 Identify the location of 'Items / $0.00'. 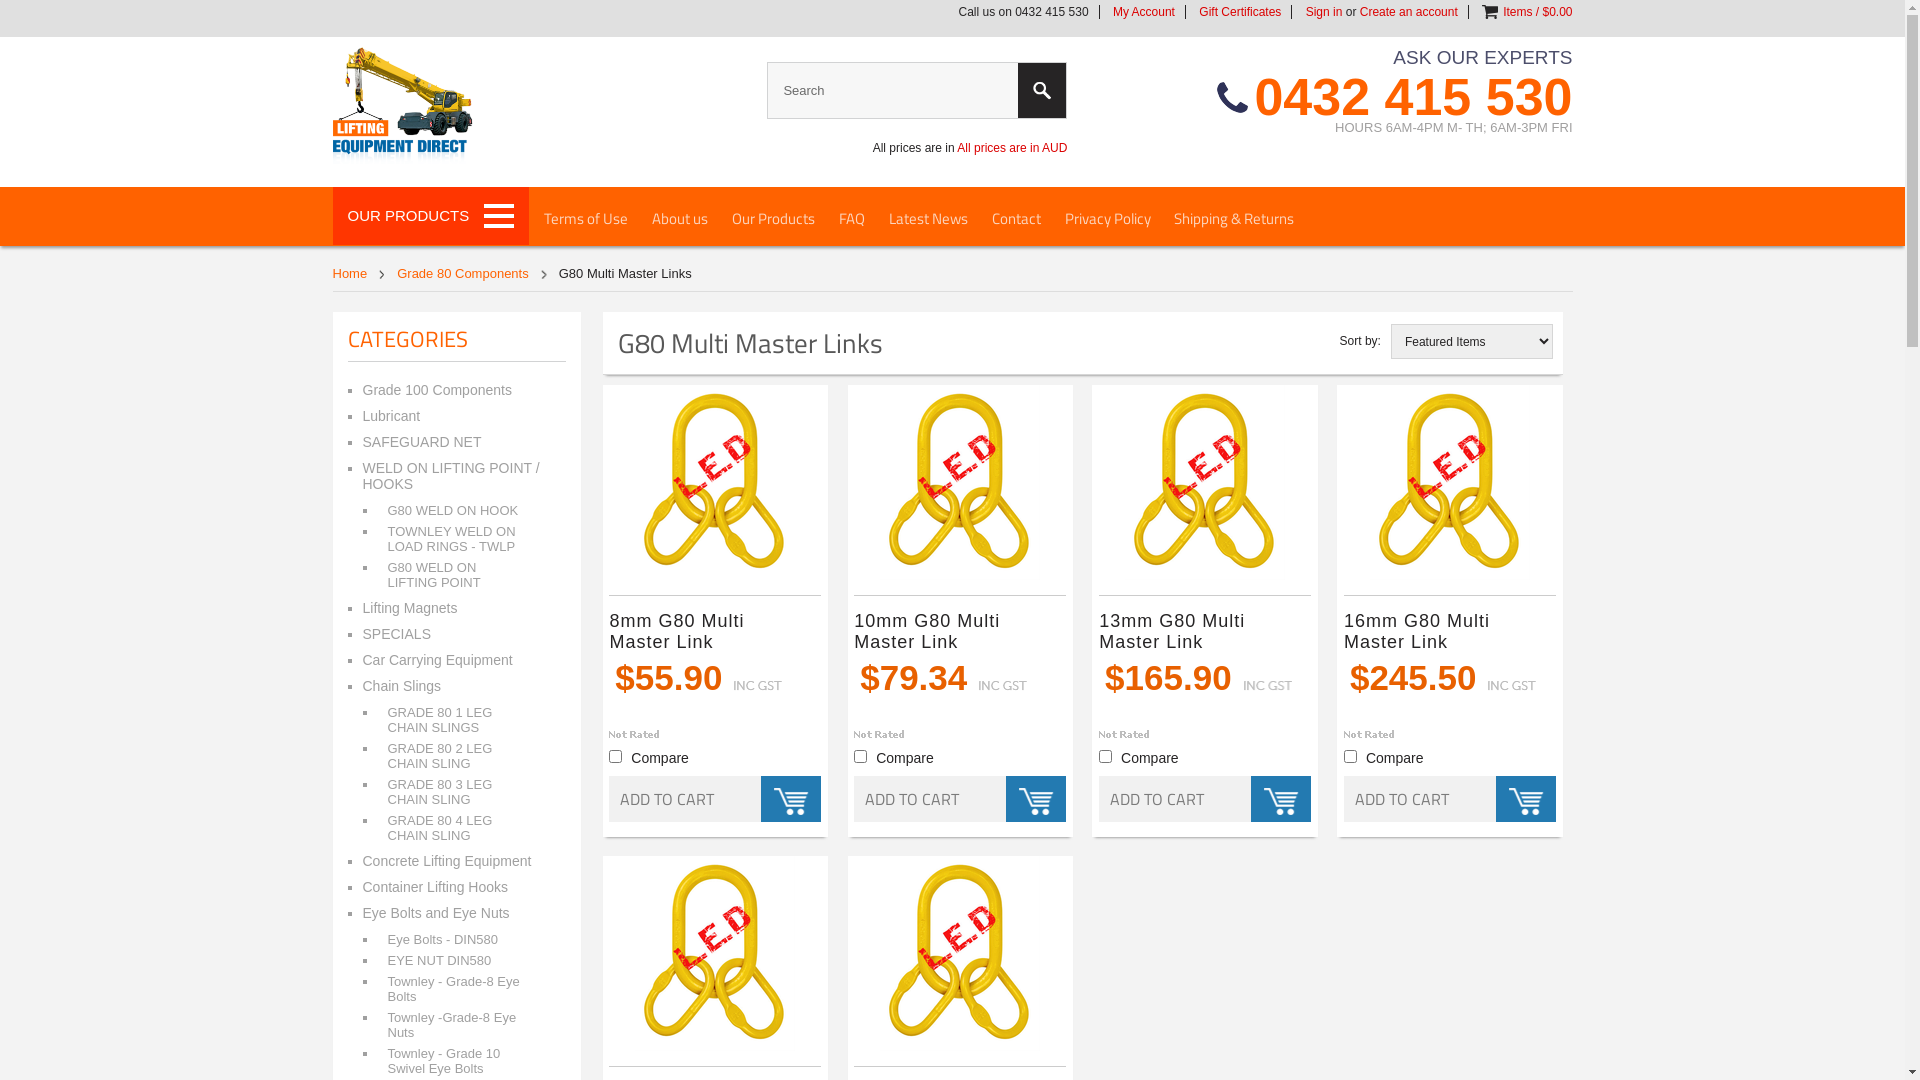
(1536, 11).